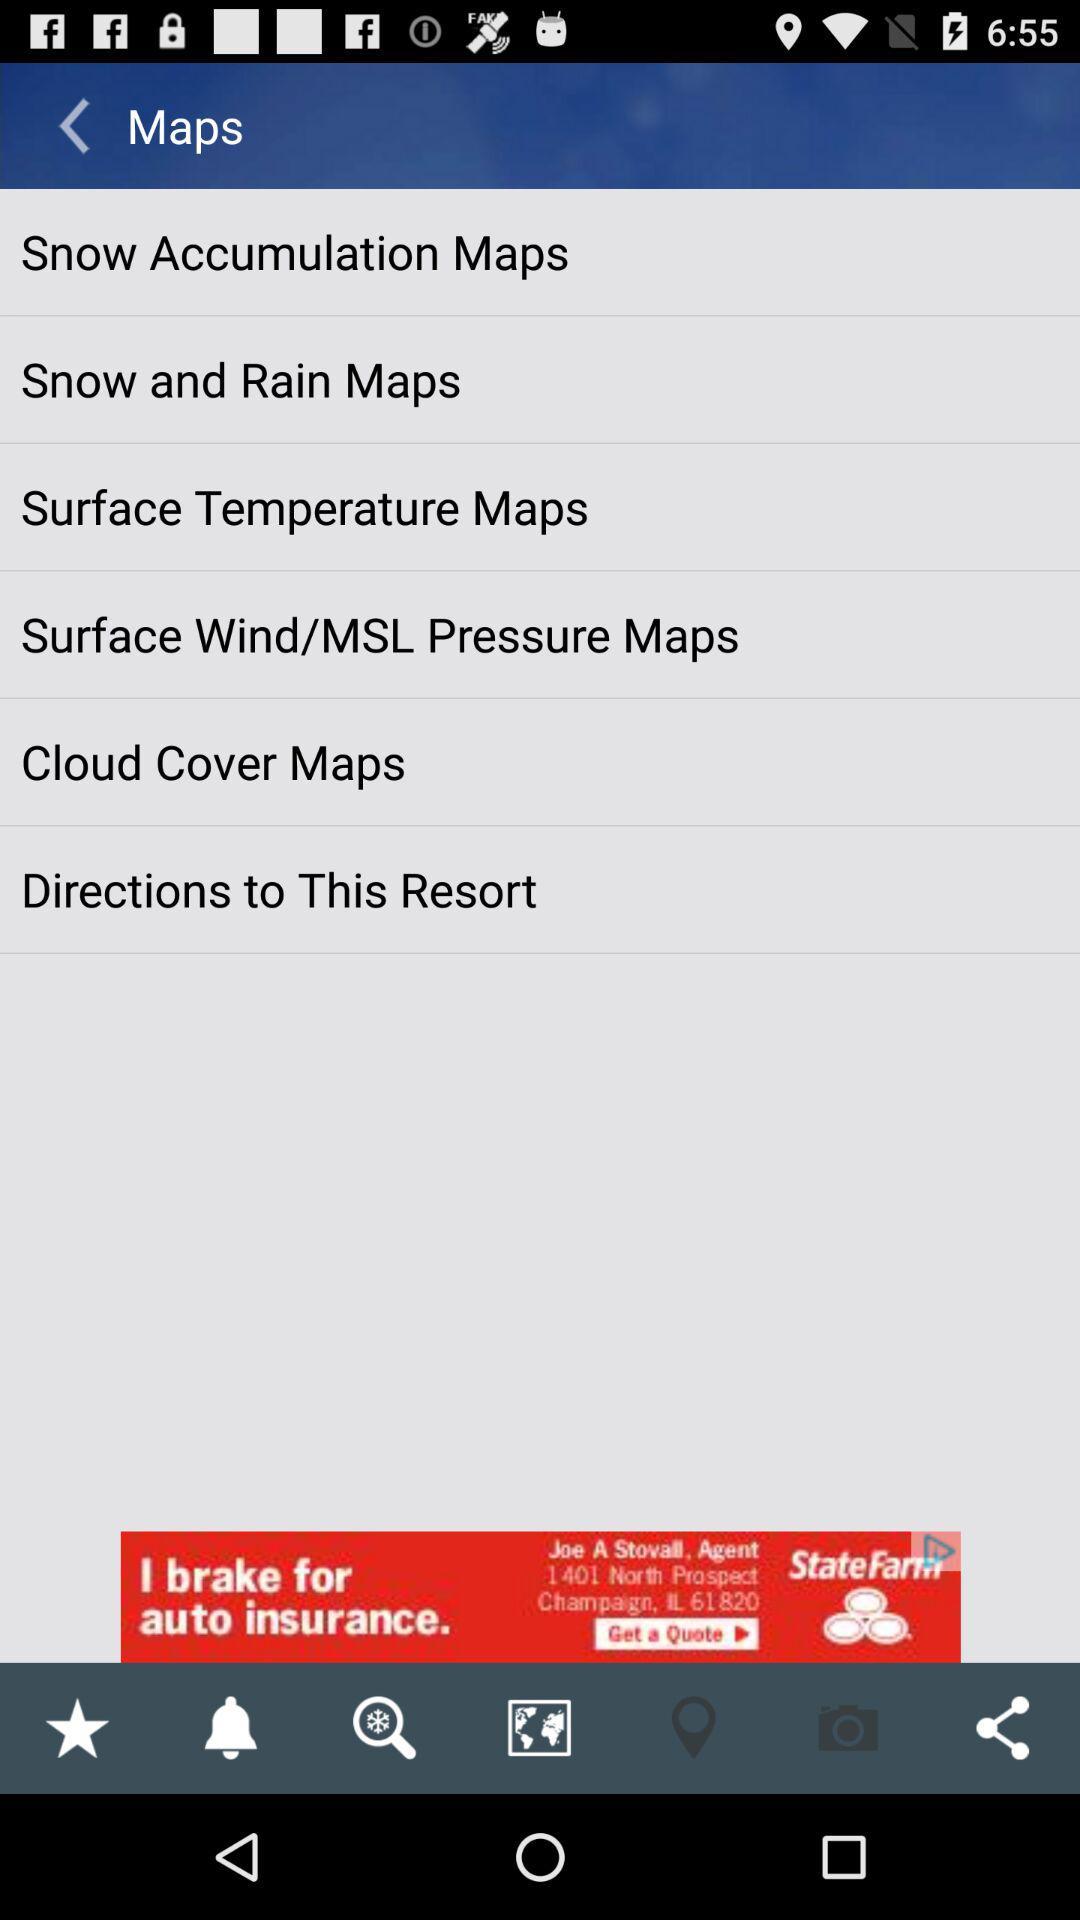 This screenshot has height=1920, width=1080. What do you see at coordinates (229, 1727) in the screenshot?
I see `to subscribe` at bounding box center [229, 1727].